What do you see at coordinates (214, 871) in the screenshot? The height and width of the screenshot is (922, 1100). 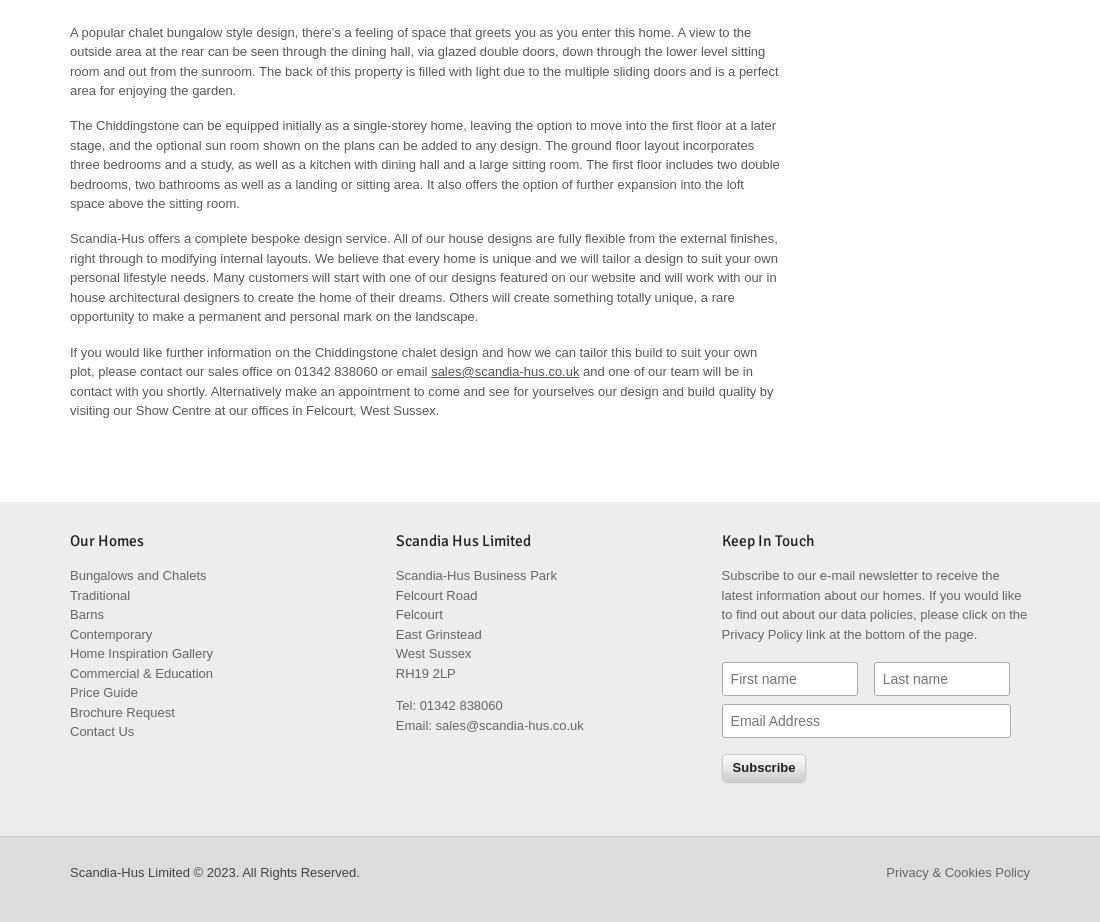 I see `'Scandia-Hus Limited © 2023. All Rights Reserved.'` at bounding box center [214, 871].